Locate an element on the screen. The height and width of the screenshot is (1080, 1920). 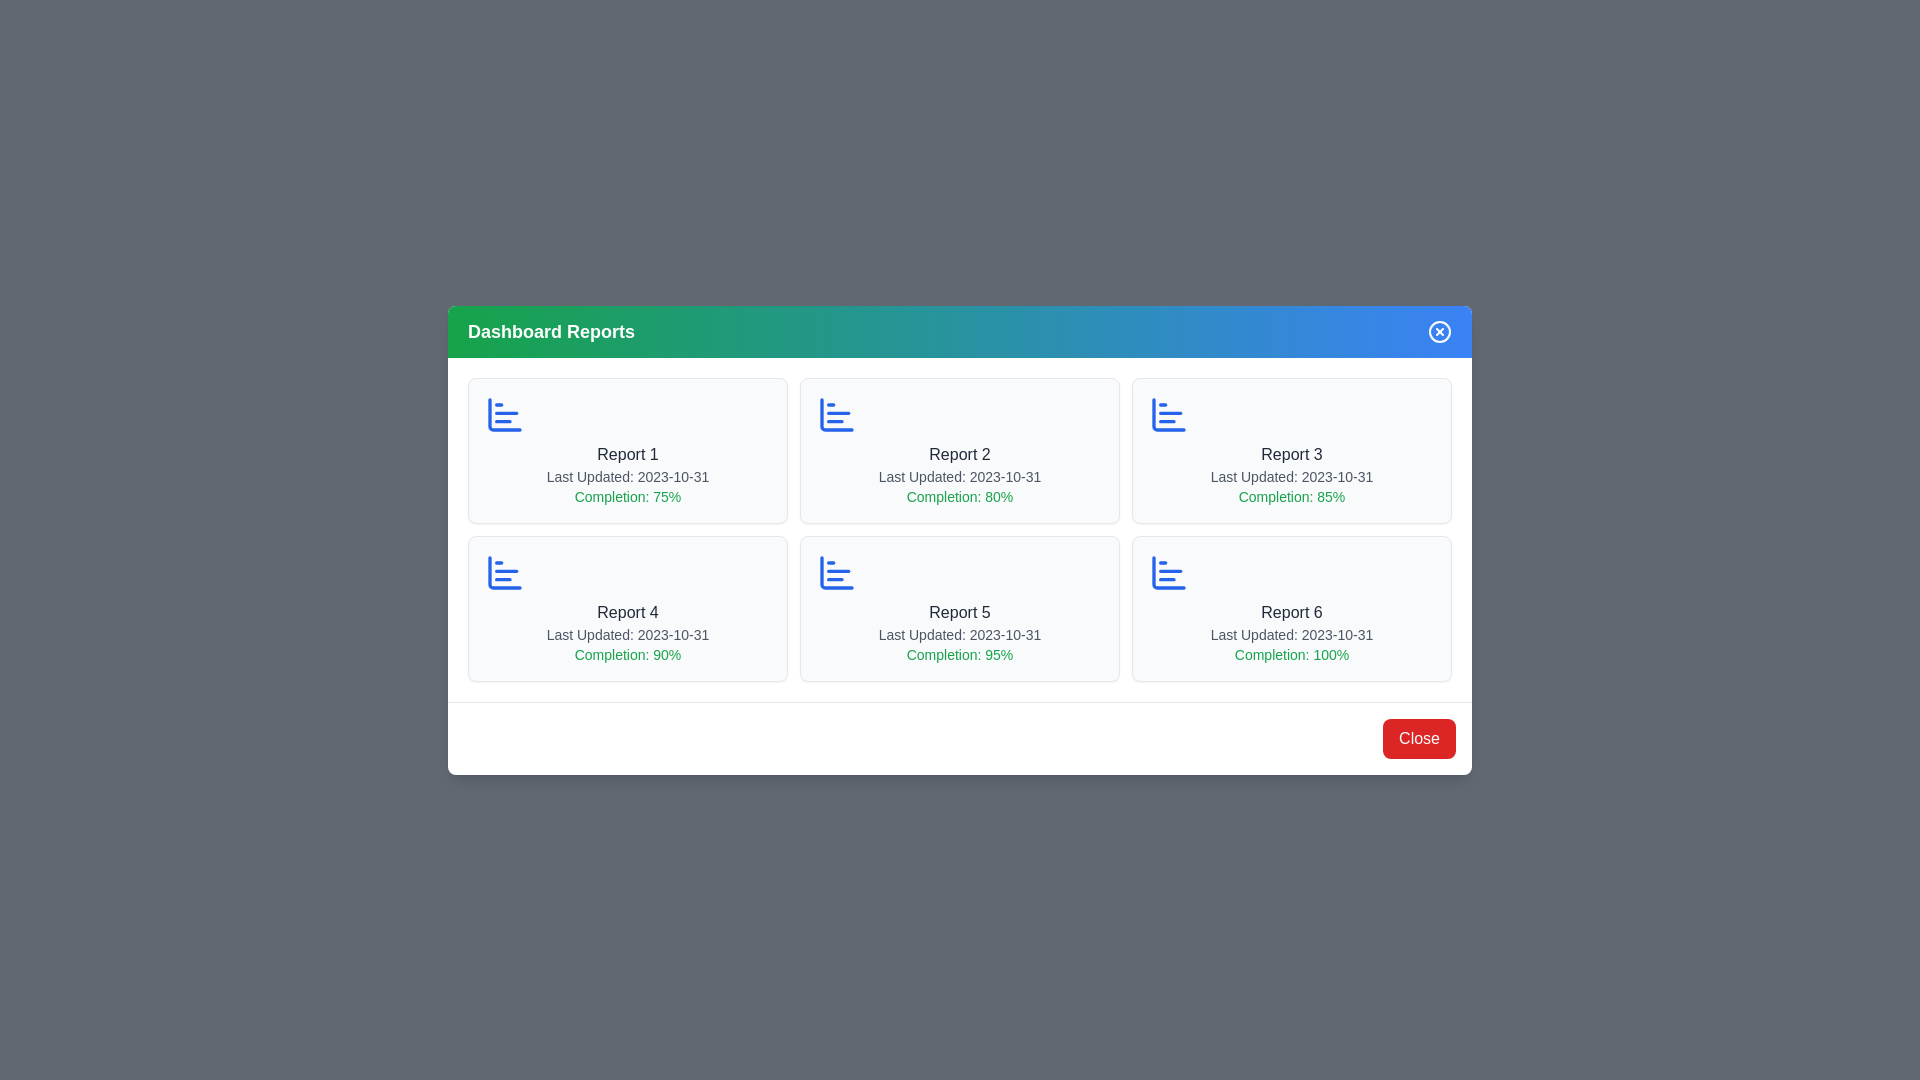
the close button in the header to close the dialog is located at coordinates (1440, 330).